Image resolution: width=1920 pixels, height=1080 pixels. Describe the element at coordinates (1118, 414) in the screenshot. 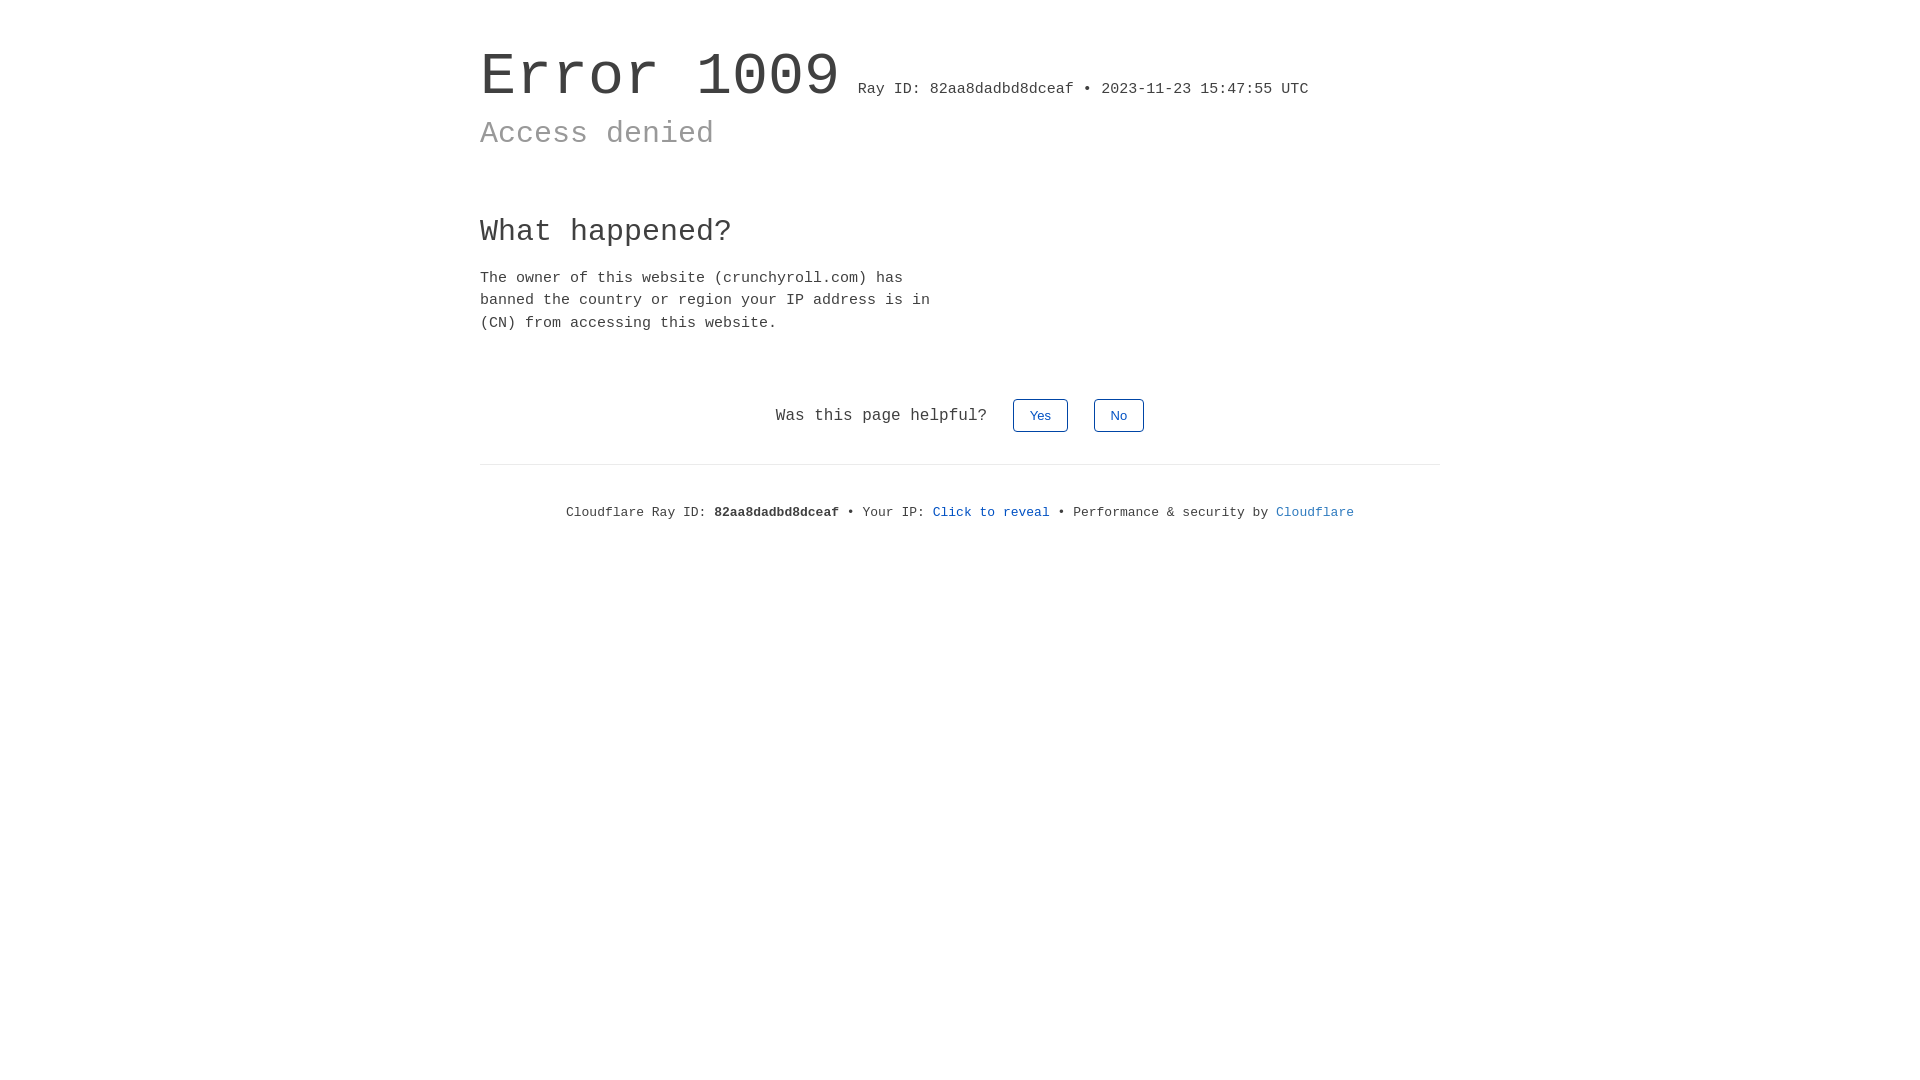

I see `'No'` at that location.